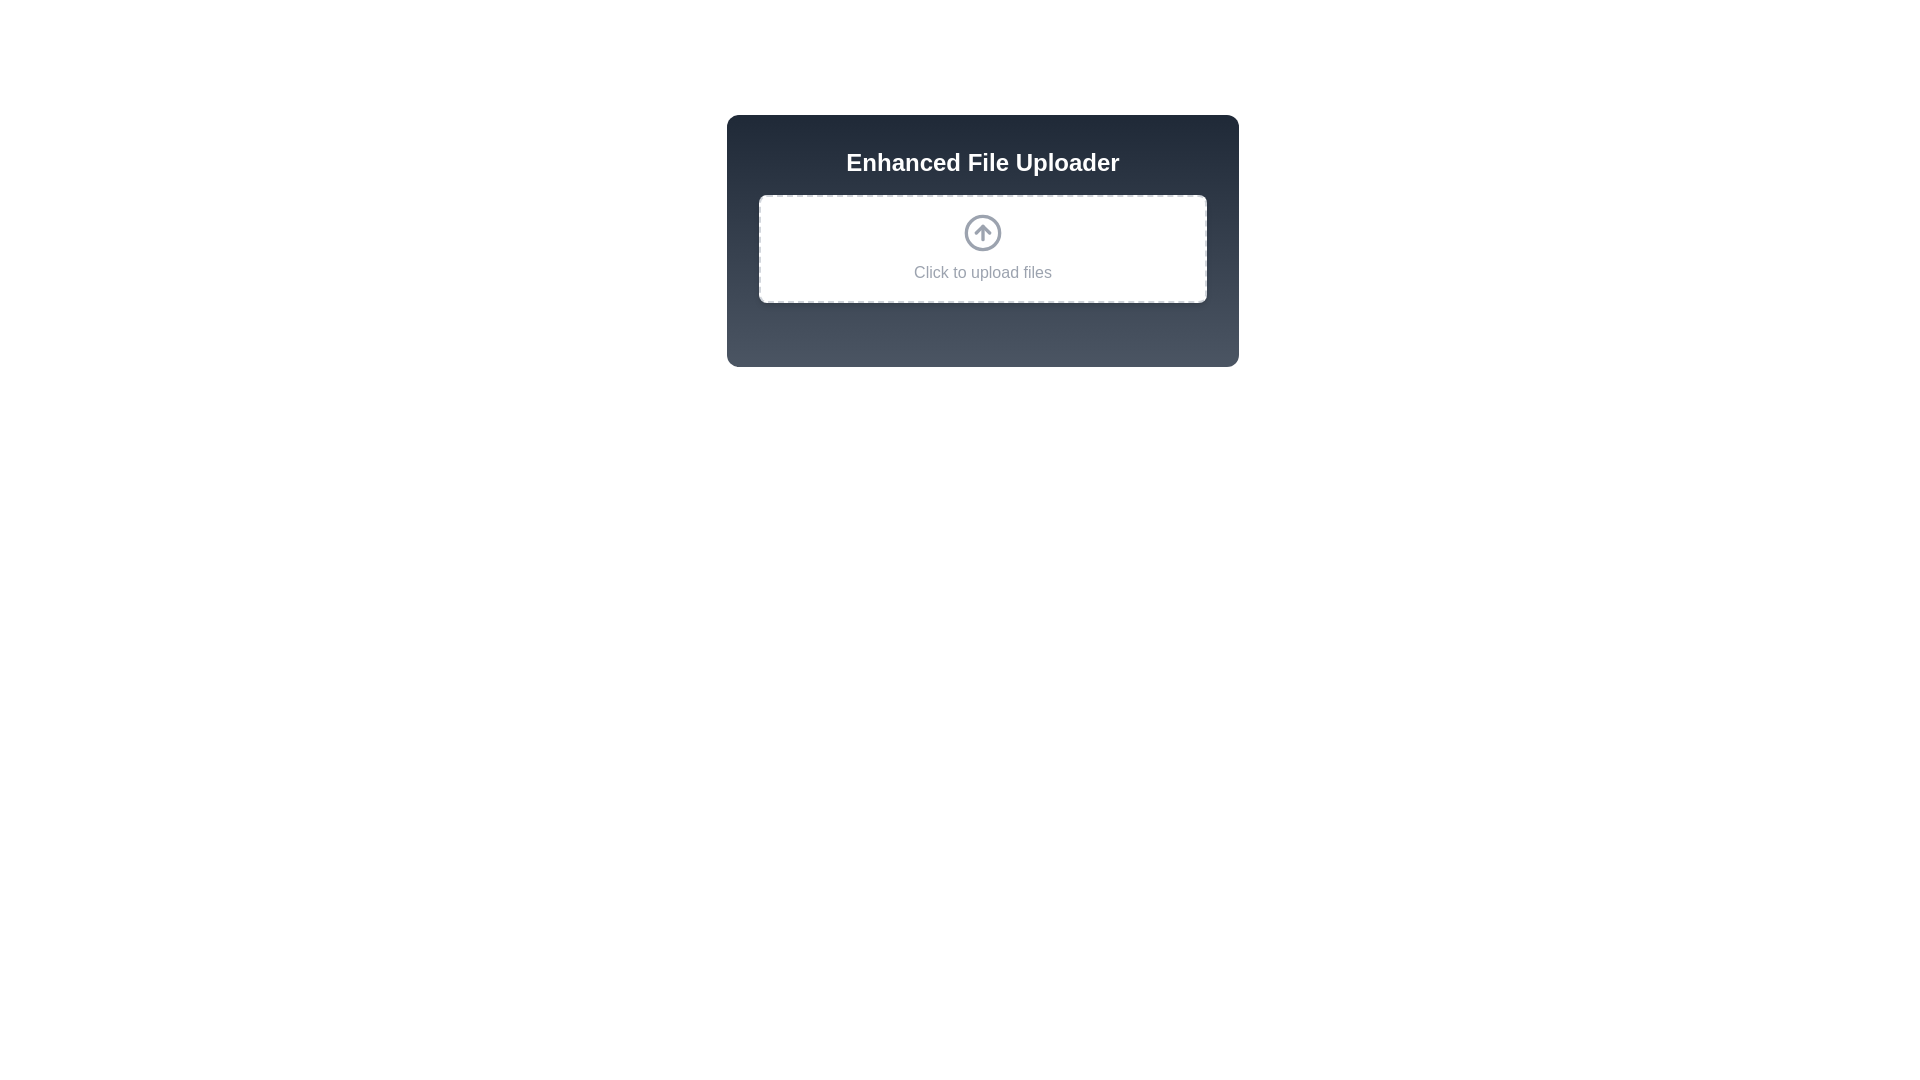  Describe the element at coordinates (983, 248) in the screenshot. I see `the clickable file upload region located directly below the heading 'Enhanced File Uploader'` at that location.